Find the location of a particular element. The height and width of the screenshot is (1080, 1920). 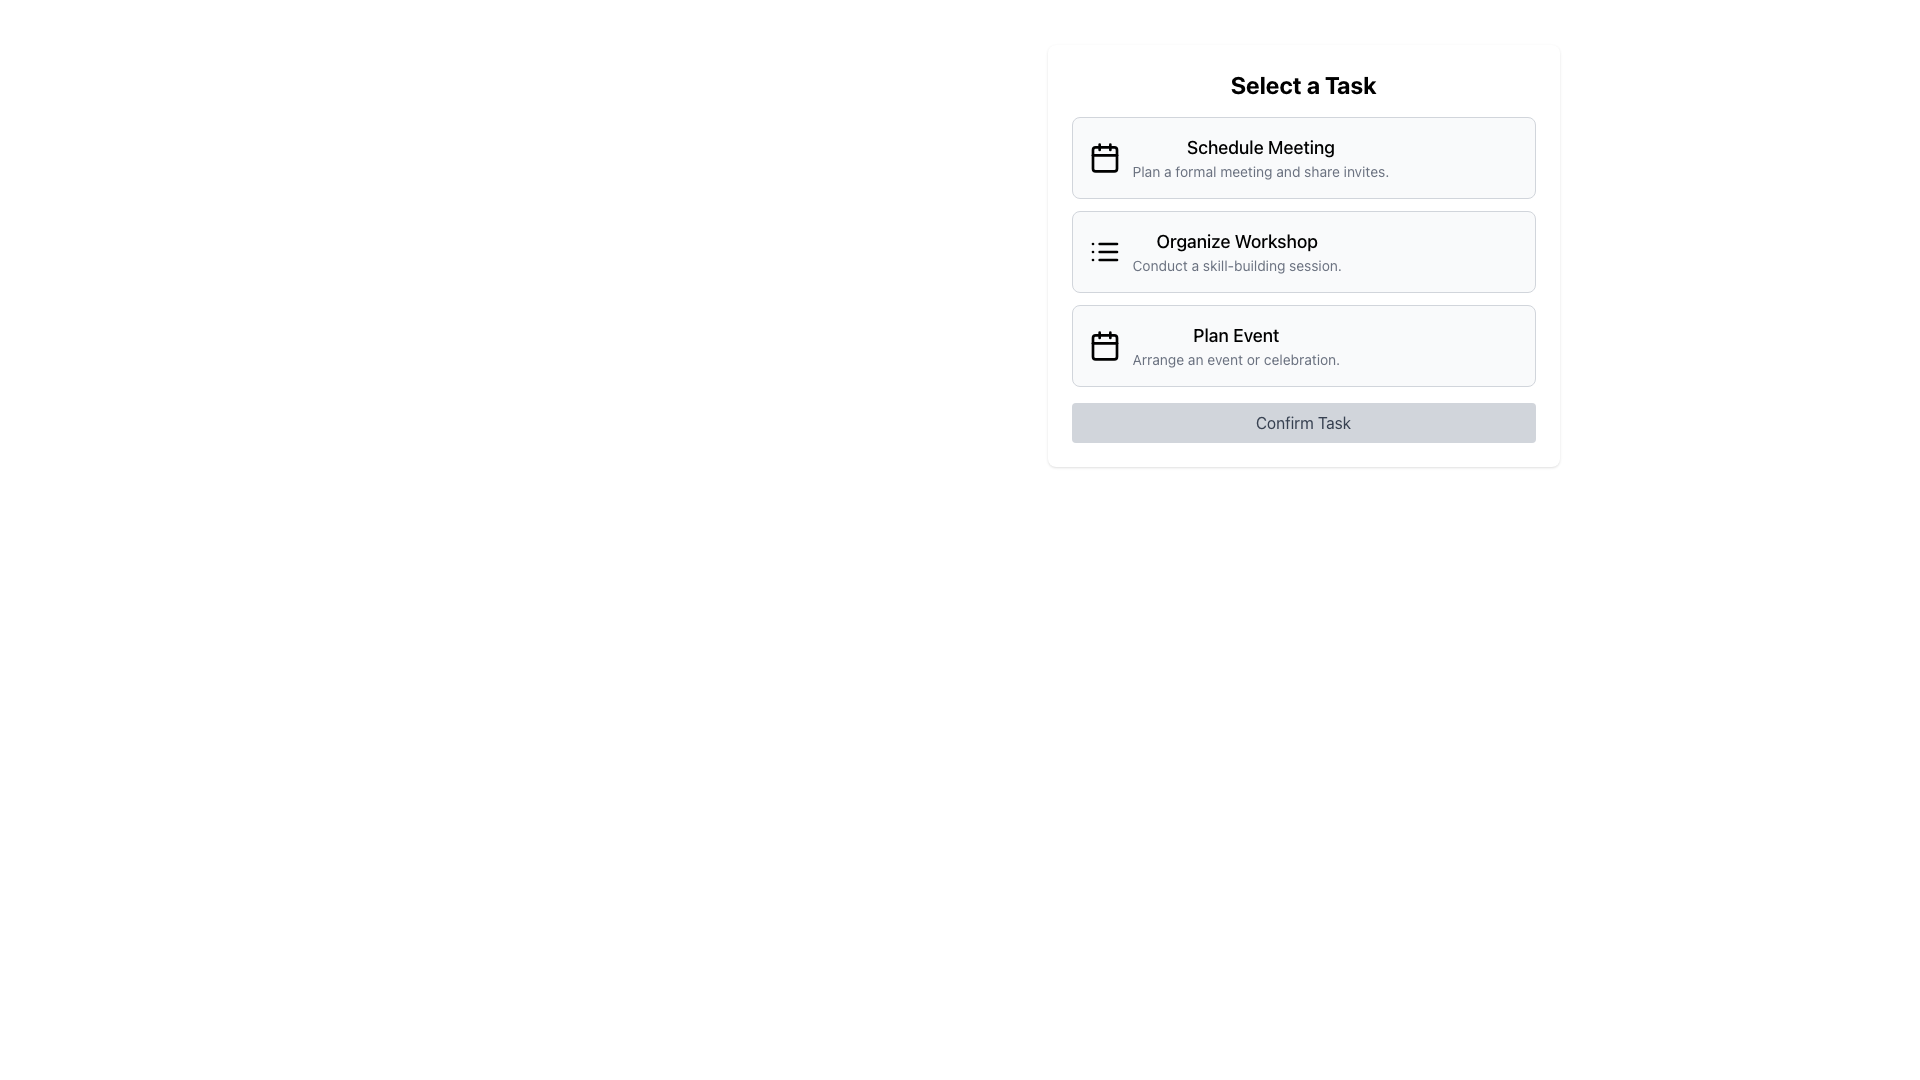

the 'Schedule Meeting' card option, which is a rectangular card with a light gray background and the heading 'Schedule Meeting' in bold is located at coordinates (1303, 157).